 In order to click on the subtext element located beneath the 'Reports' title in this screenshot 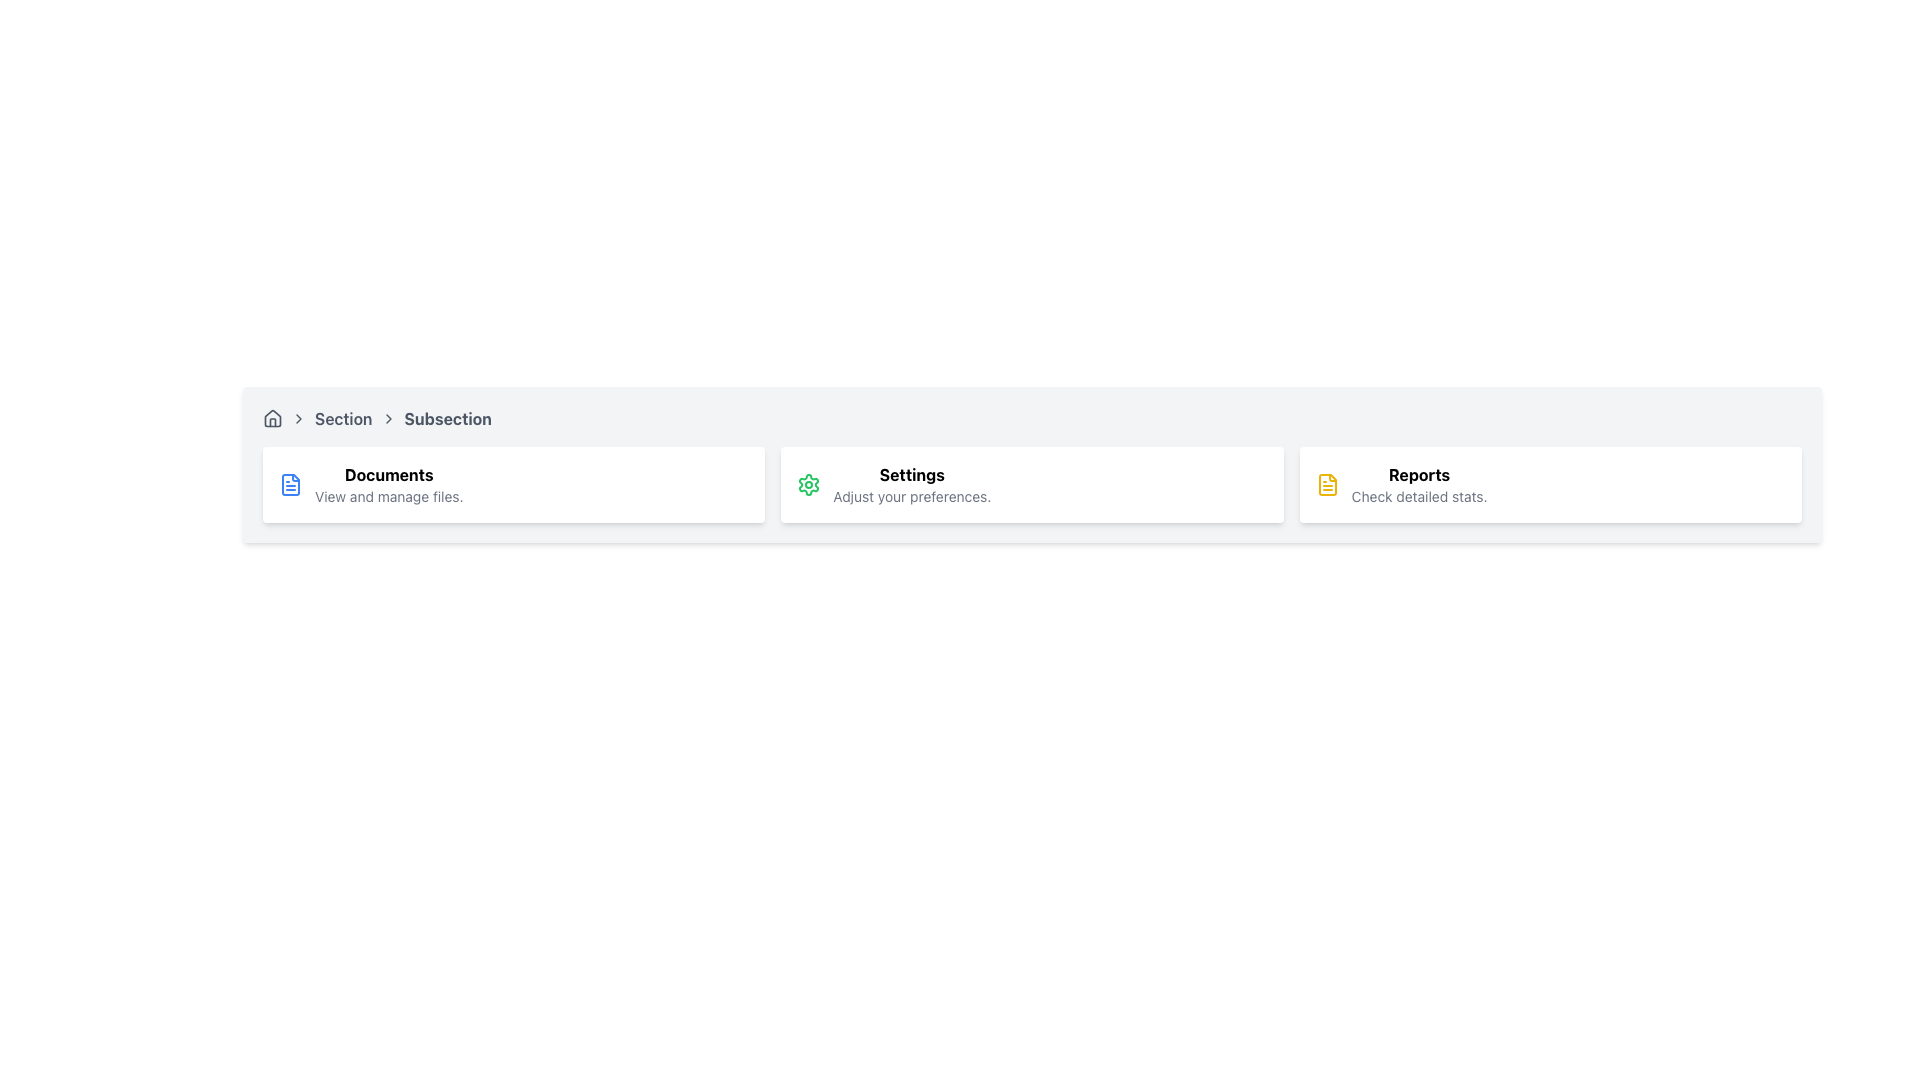, I will do `click(1418, 496)`.